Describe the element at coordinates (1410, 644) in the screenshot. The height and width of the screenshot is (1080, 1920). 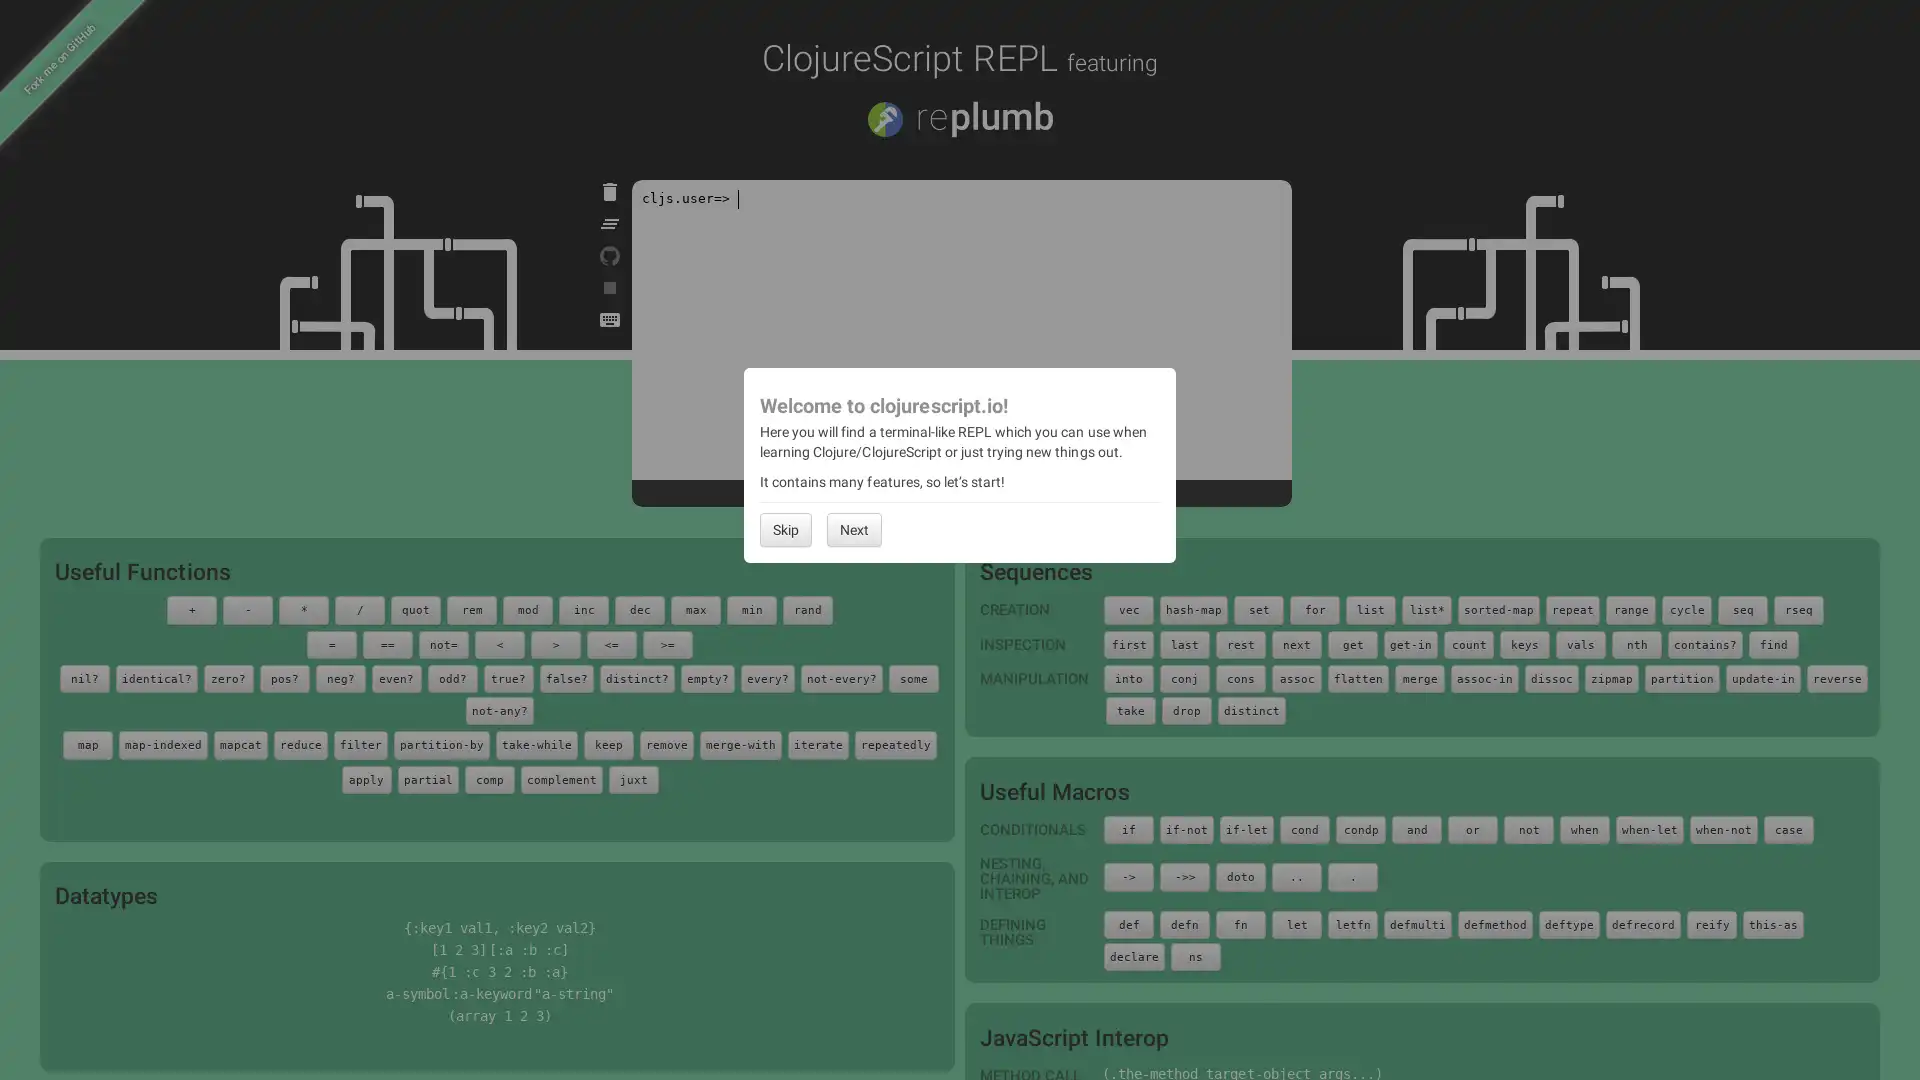
I see `get-in` at that location.